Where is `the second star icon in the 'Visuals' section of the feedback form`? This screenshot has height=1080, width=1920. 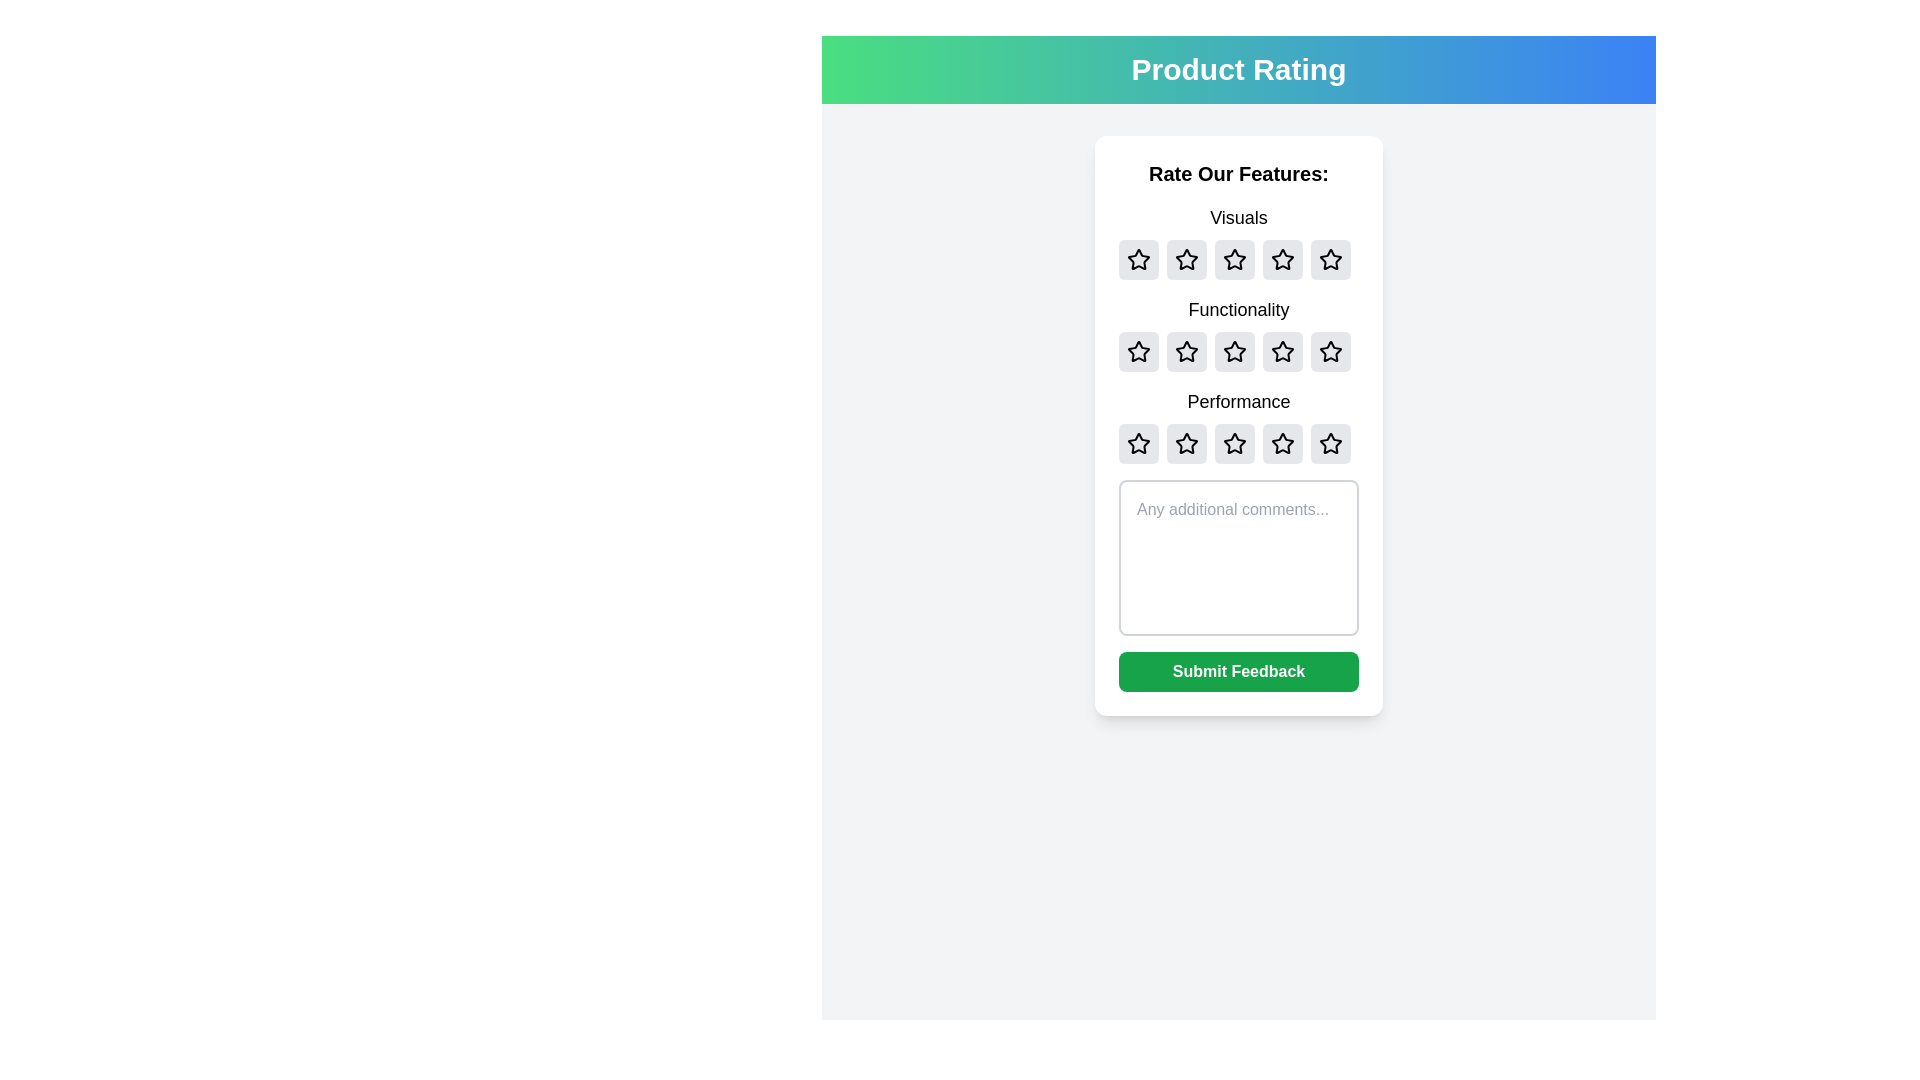
the second star icon in the 'Visuals' section of the feedback form is located at coordinates (1232, 257).